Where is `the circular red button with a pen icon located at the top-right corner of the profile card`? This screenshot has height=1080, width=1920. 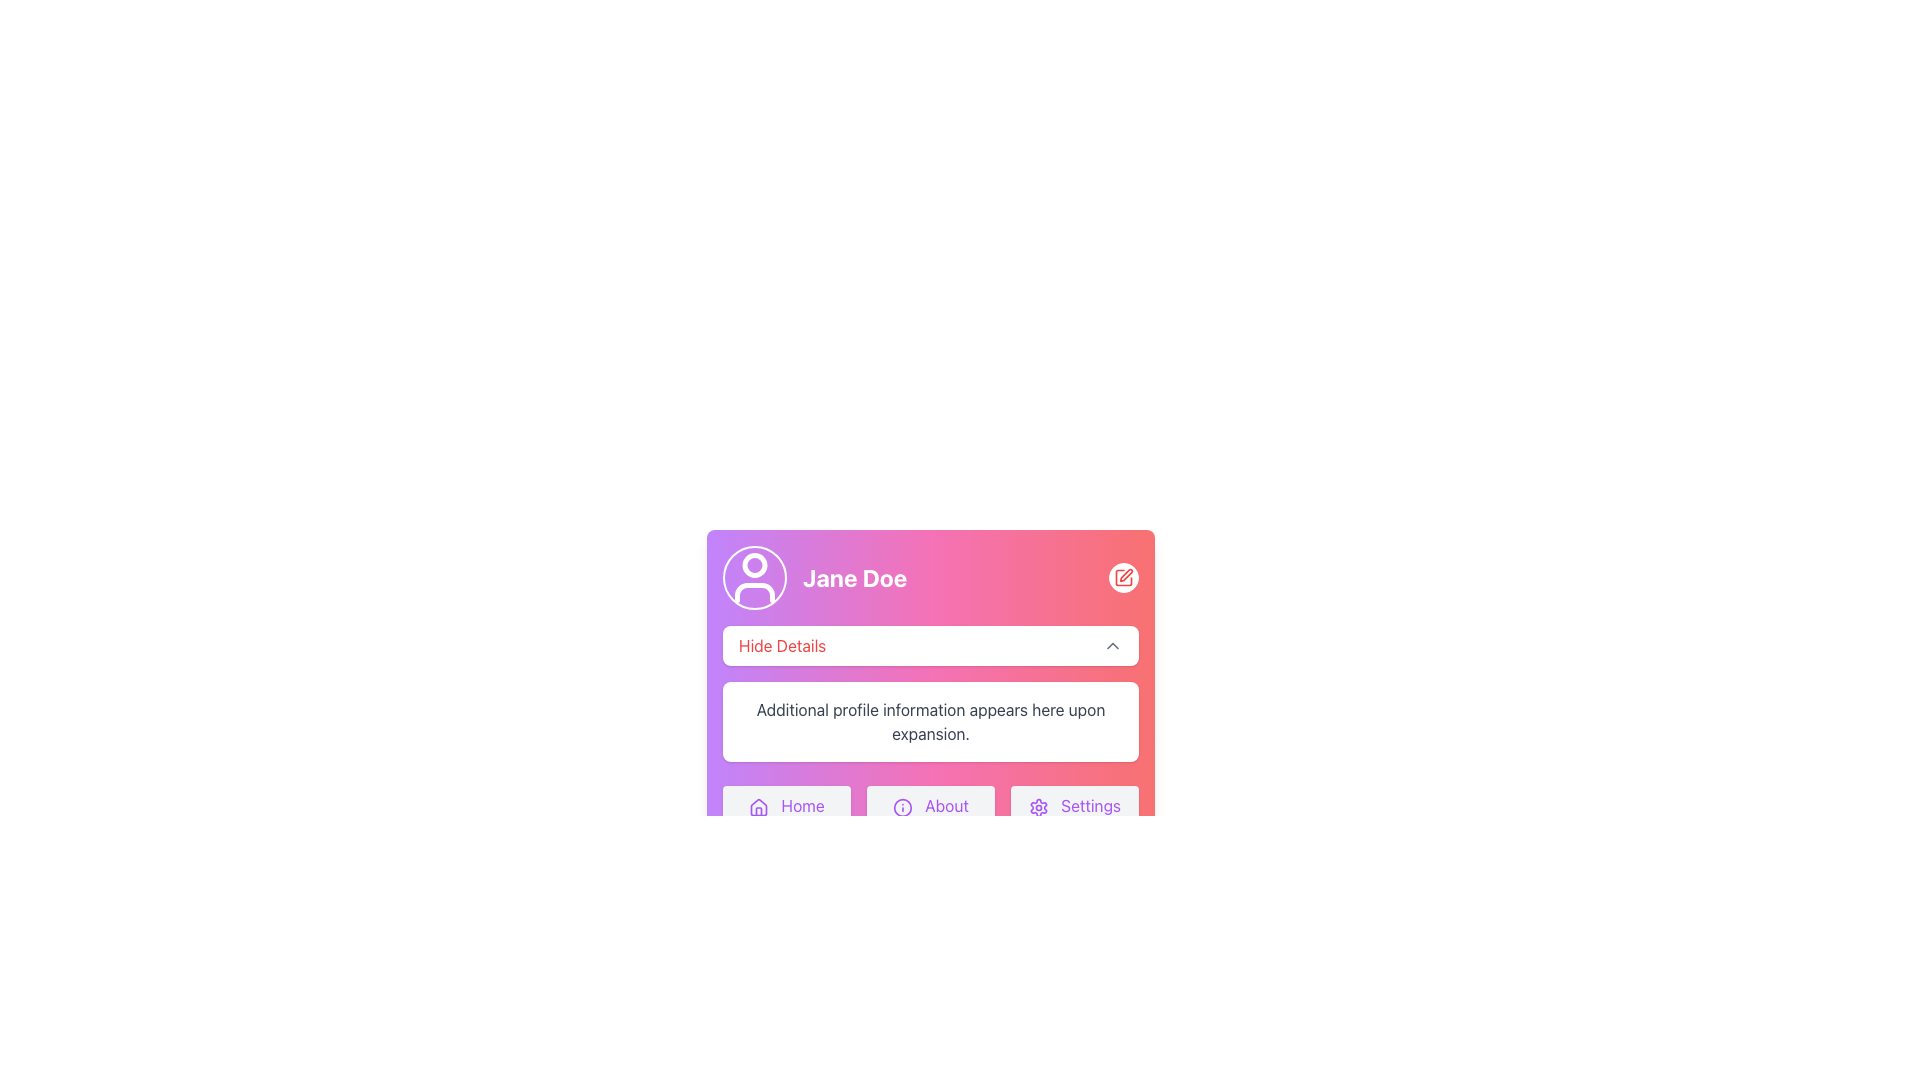
the circular red button with a pen icon located at the top-right corner of the profile card is located at coordinates (1123, 578).